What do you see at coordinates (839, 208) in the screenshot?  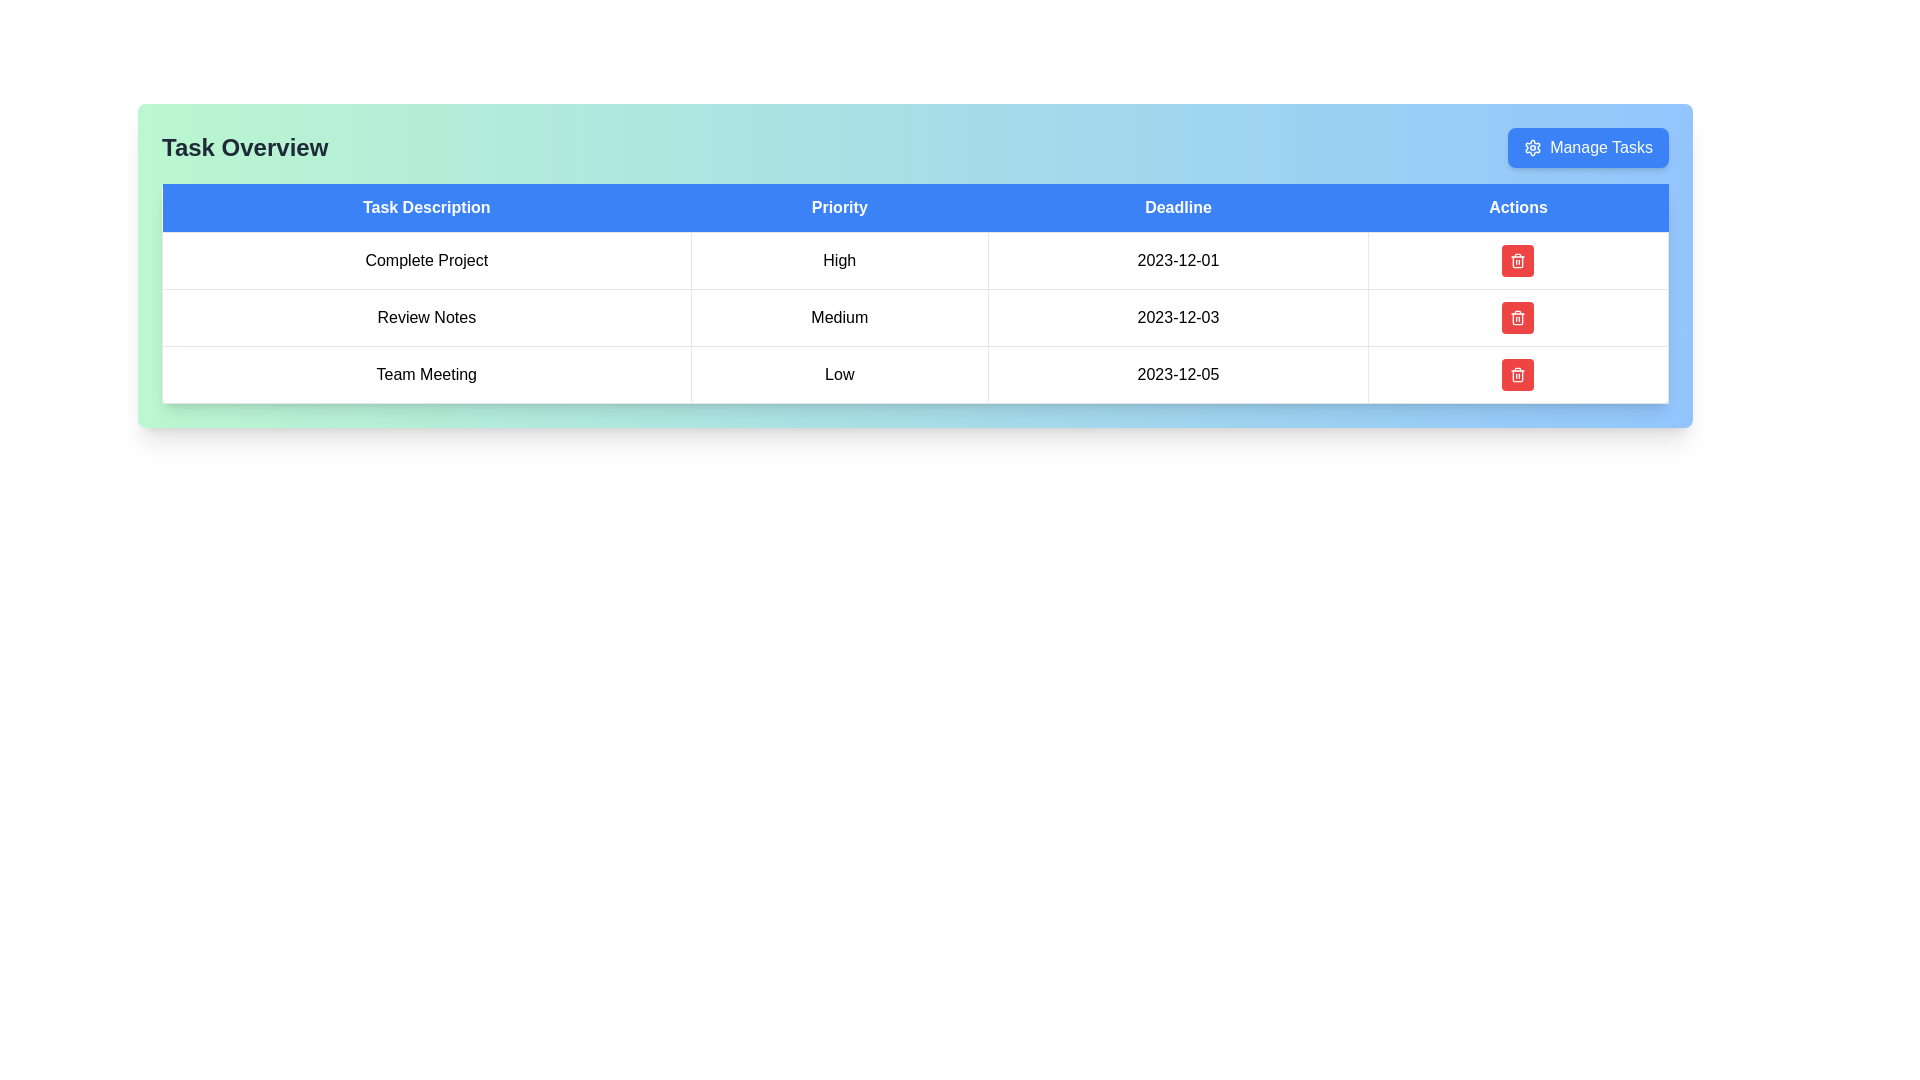 I see `the 'Priority' header text label, which is styled with white text on a blue background and centered in the header section of the table interface` at bounding box center [839, 208].